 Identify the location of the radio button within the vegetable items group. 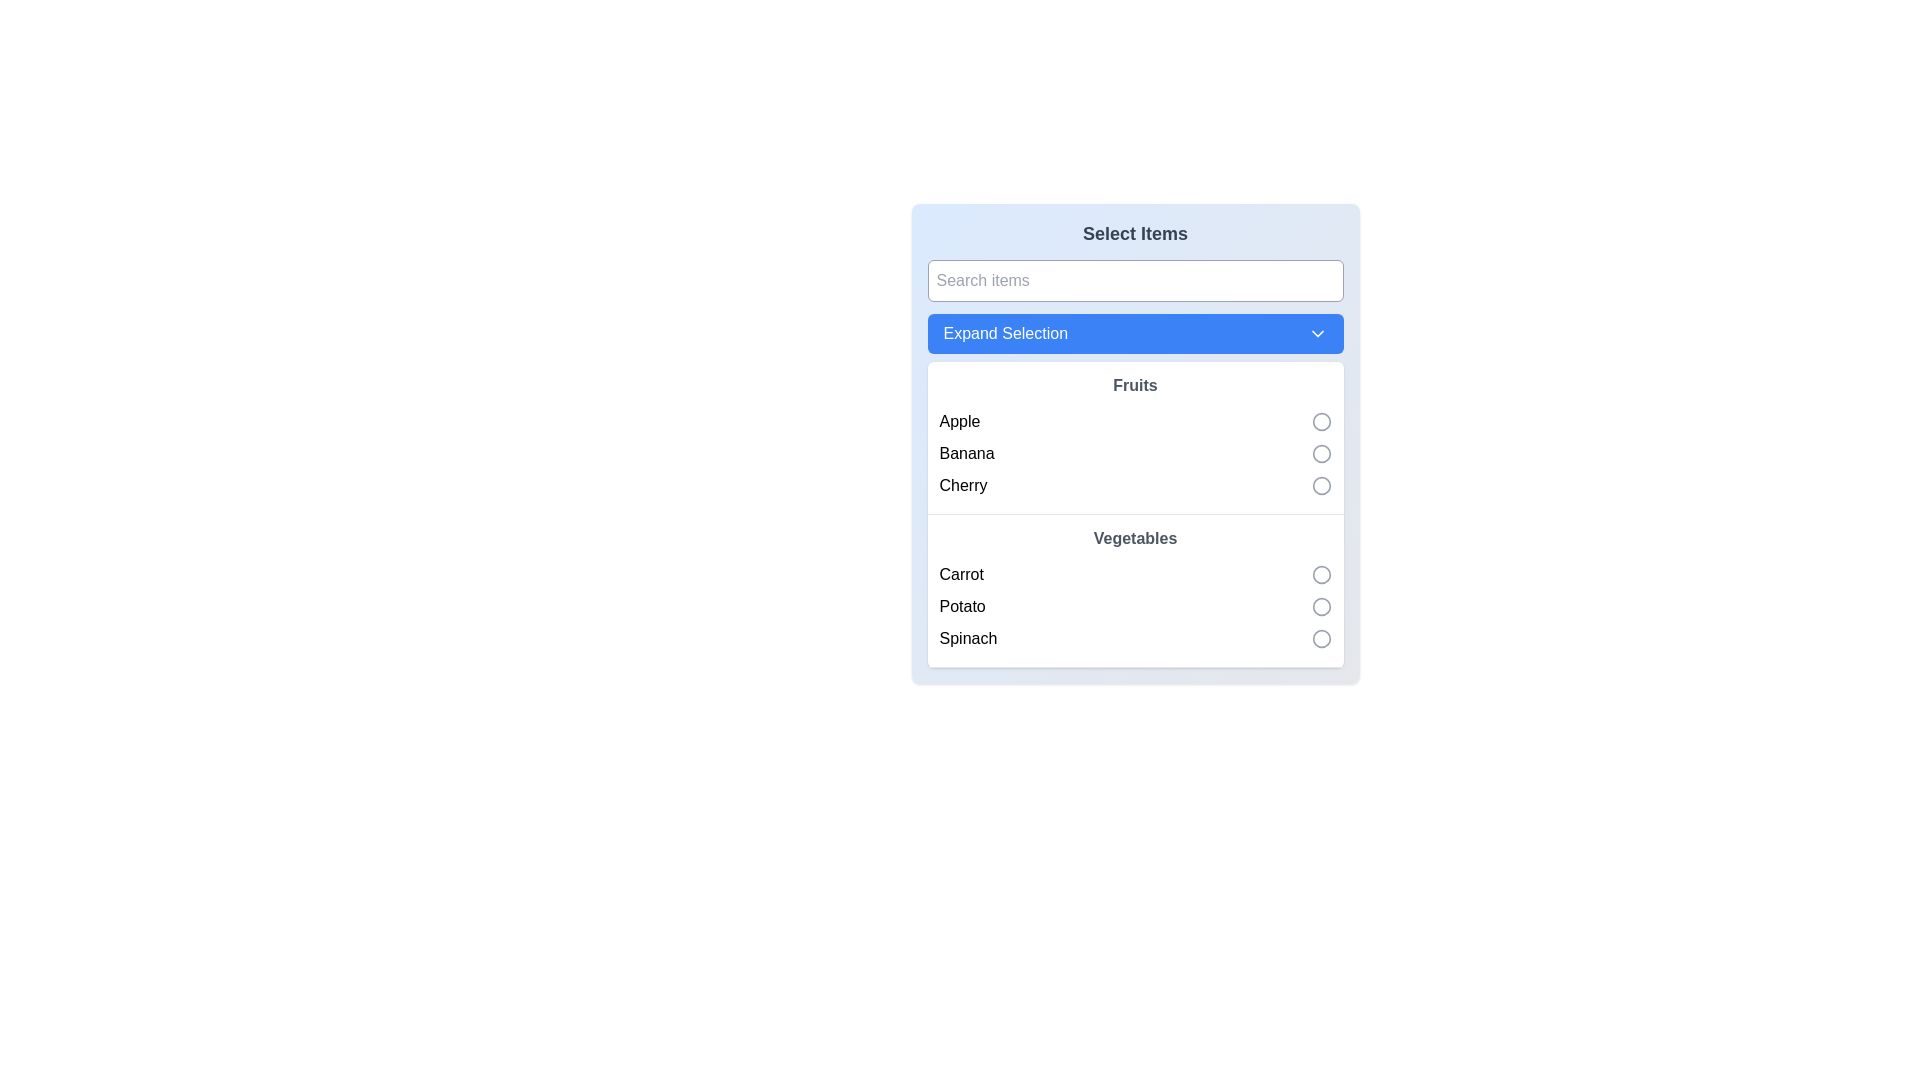
(1135, 590).